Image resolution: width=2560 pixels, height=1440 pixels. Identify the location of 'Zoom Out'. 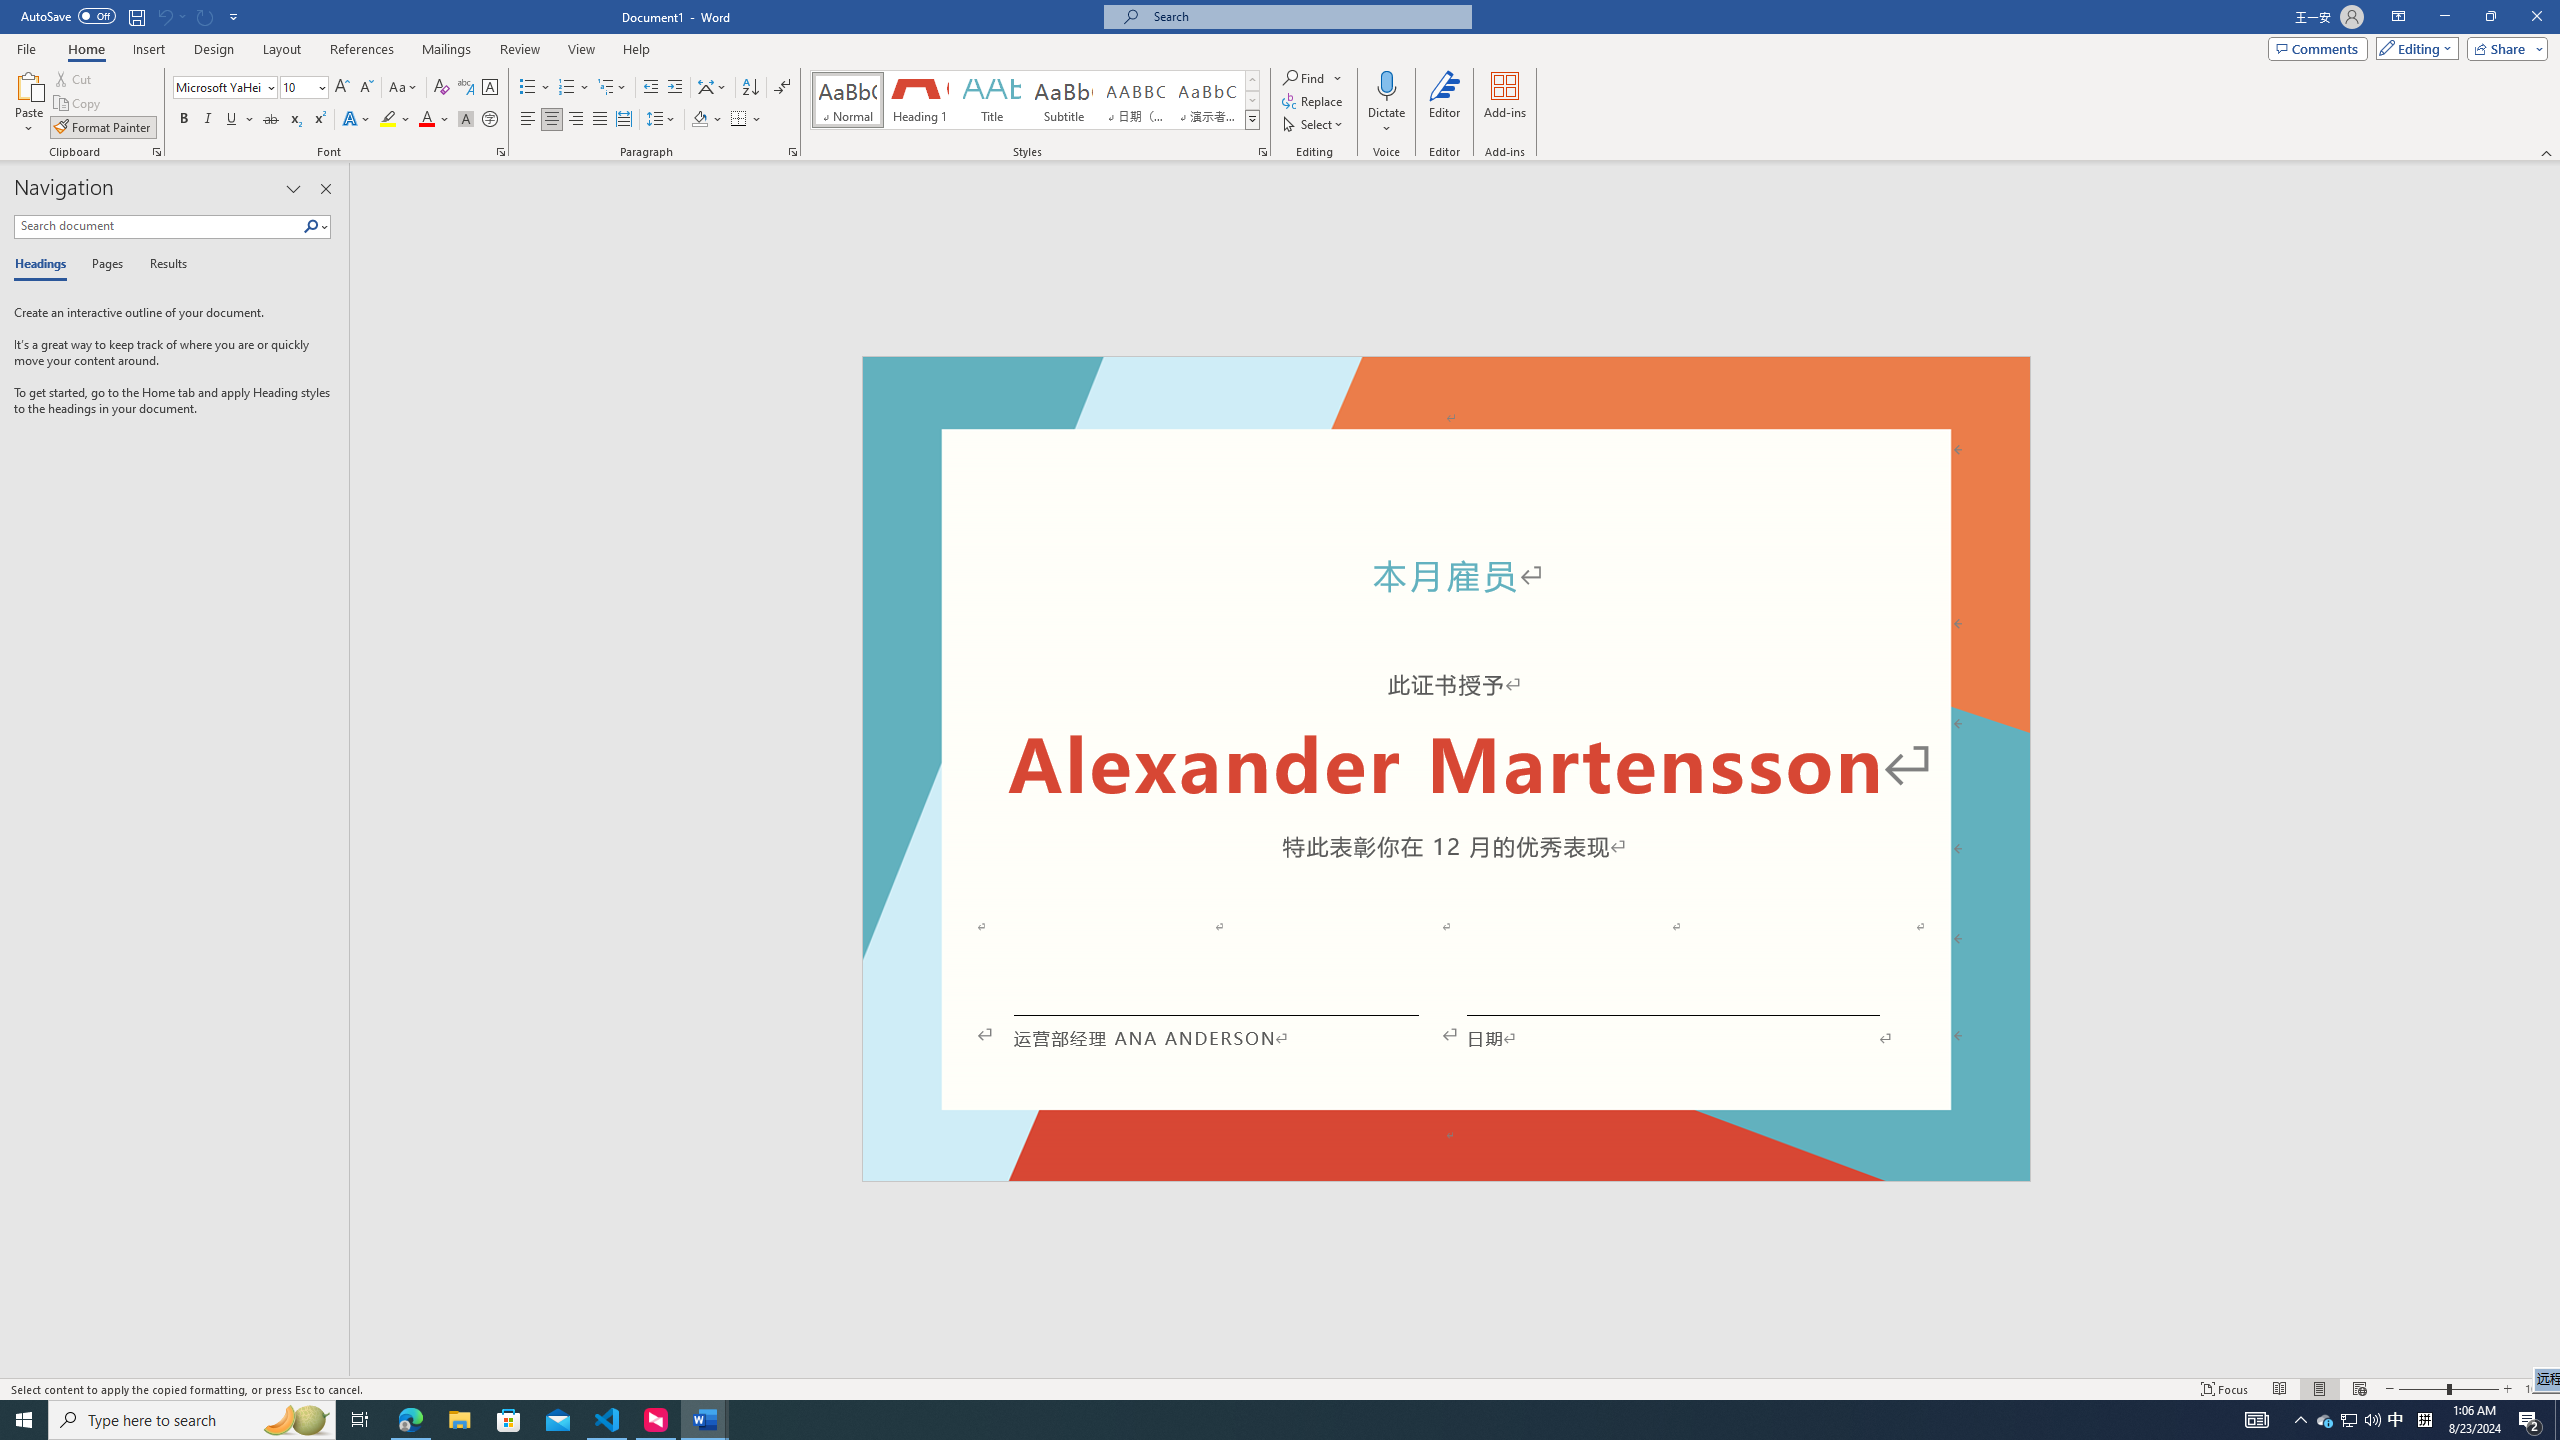
(2422, 1389).